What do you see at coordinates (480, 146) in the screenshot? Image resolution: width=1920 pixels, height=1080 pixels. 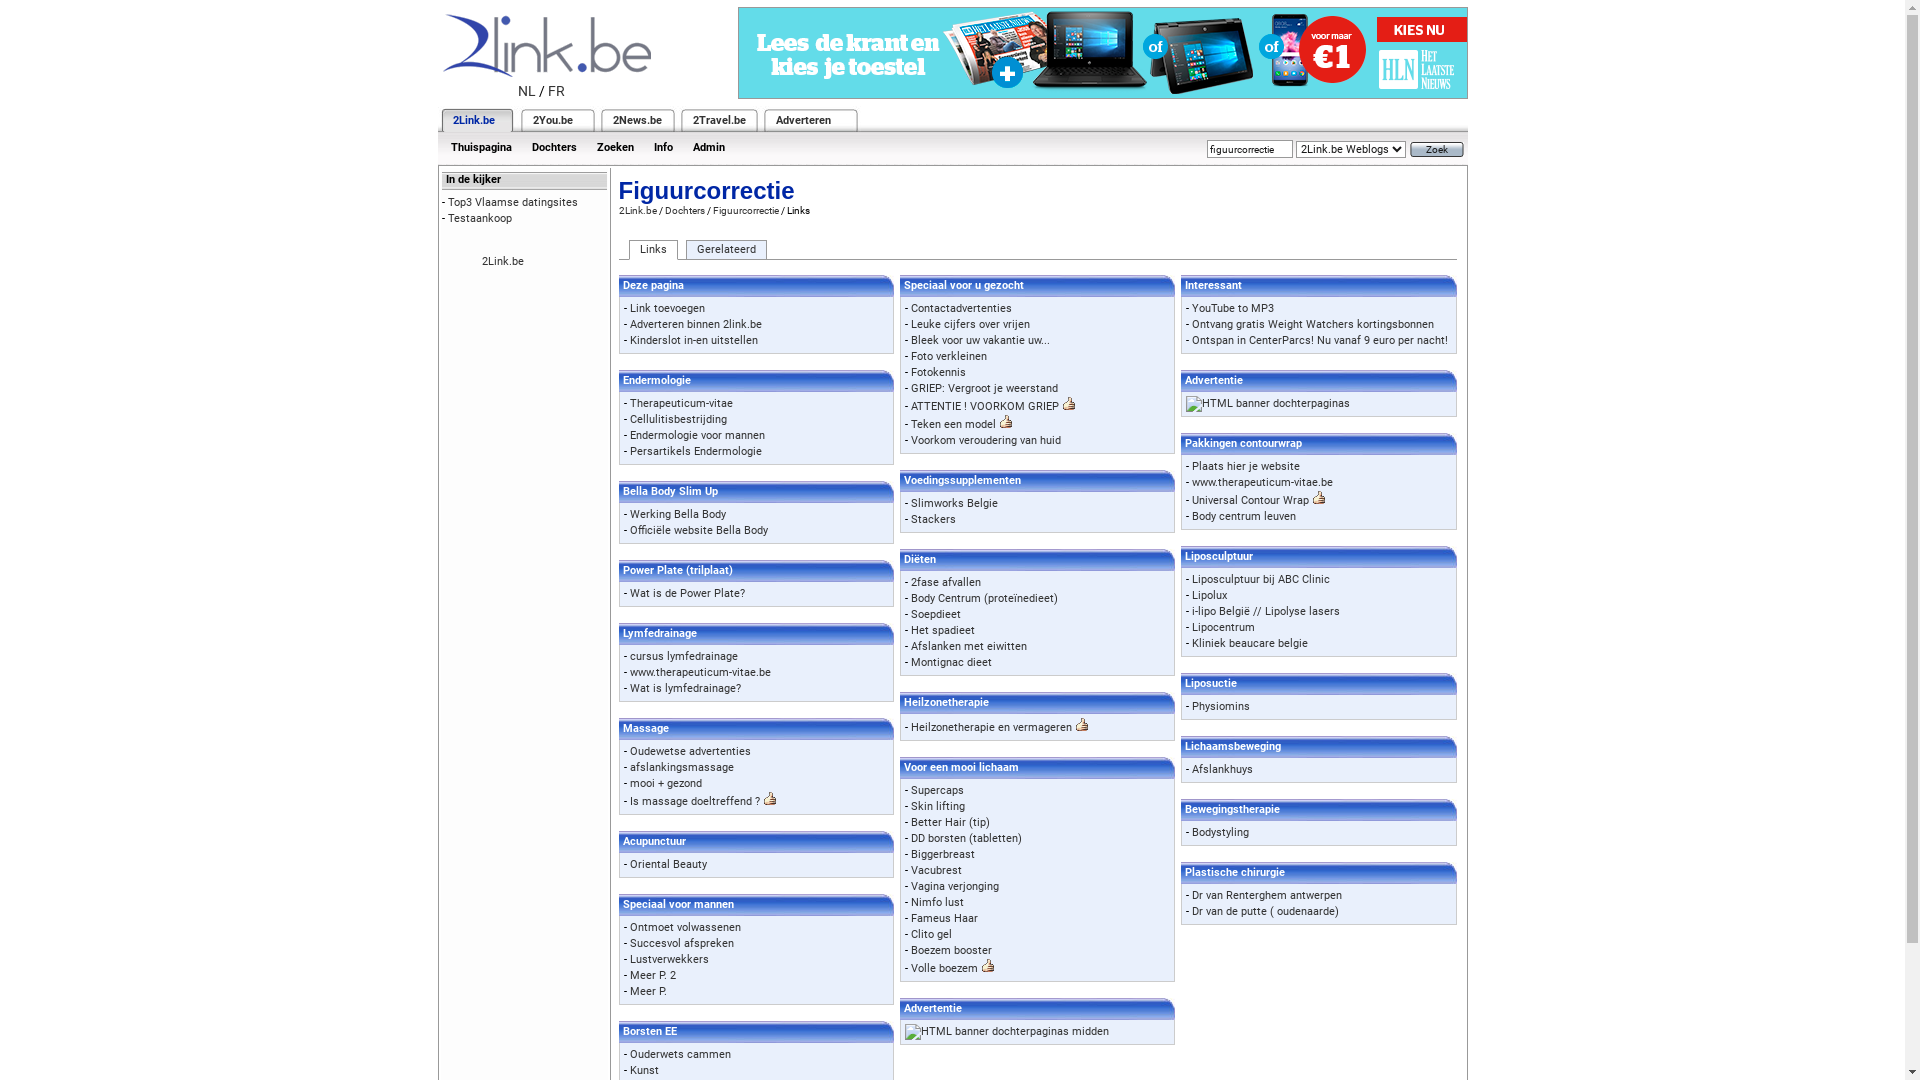 I see `'Thuispagina'` at bounding box center [480, 146].